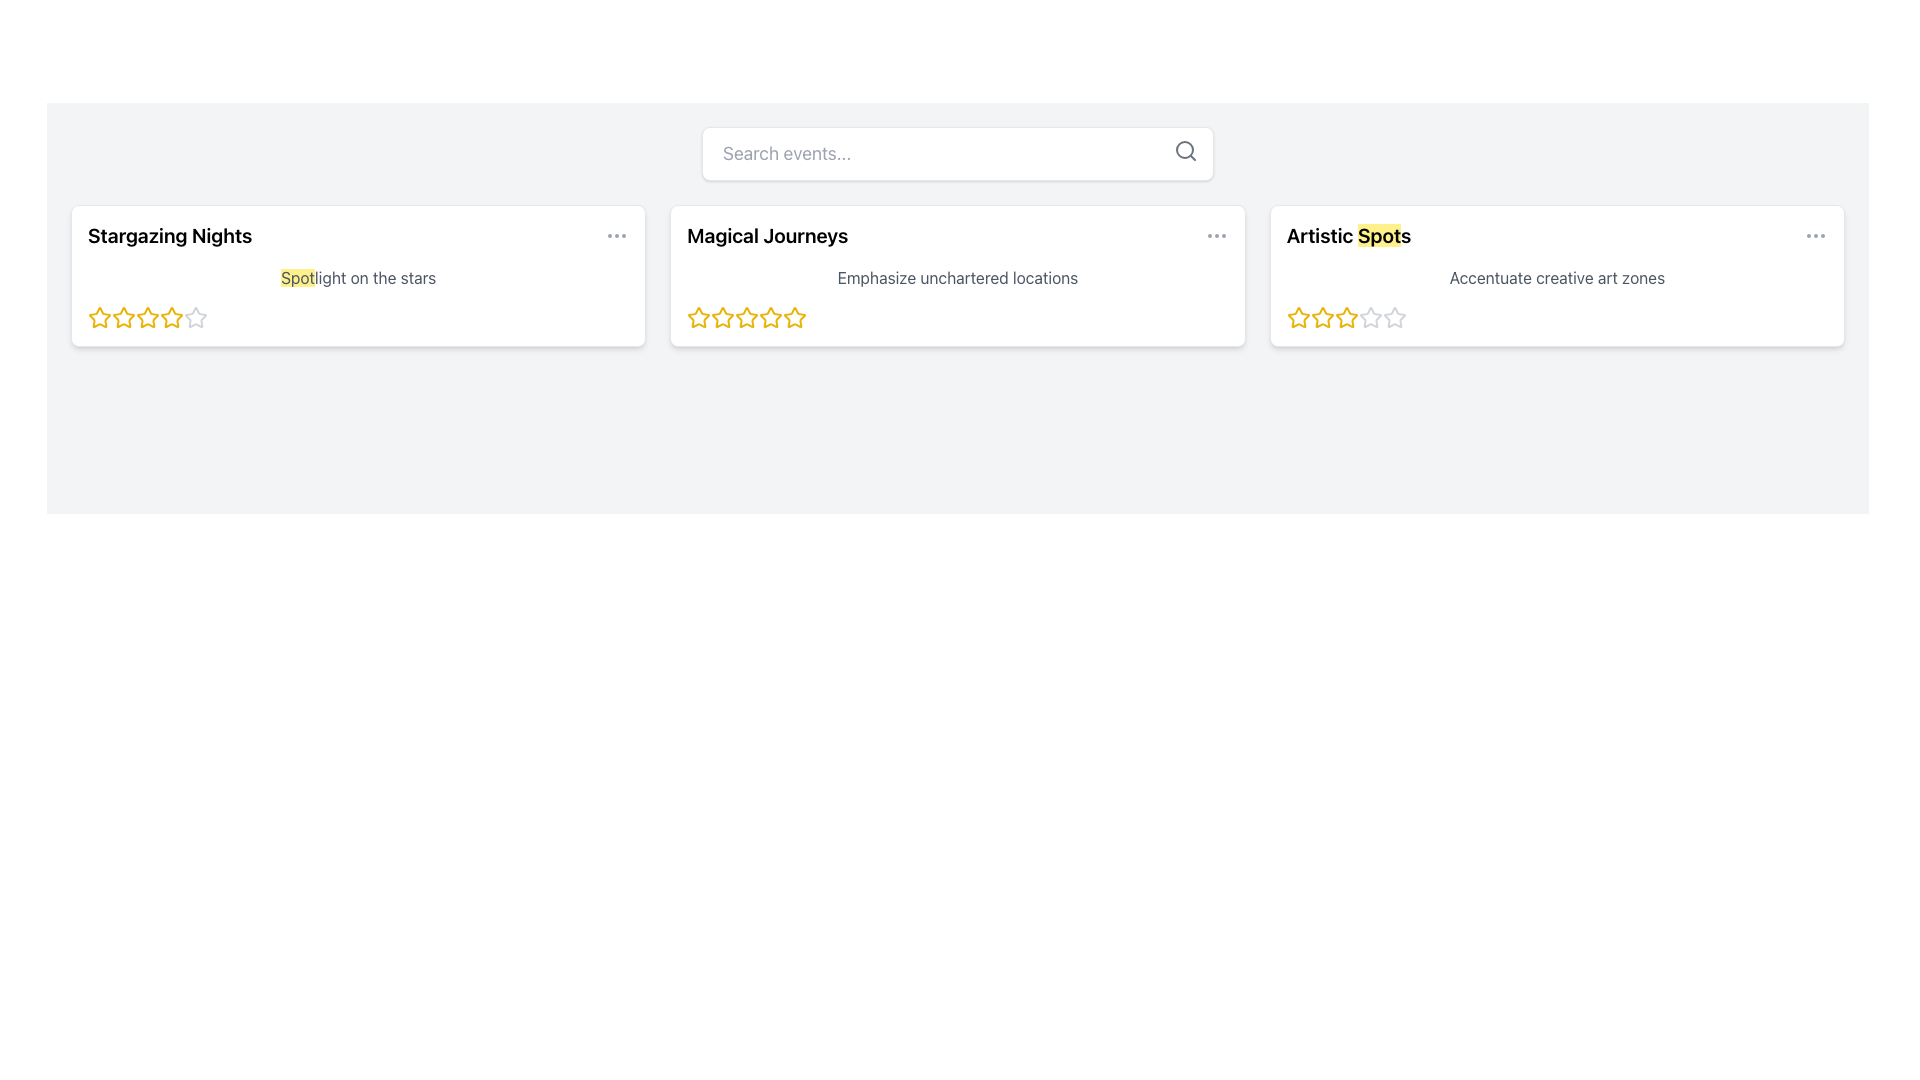  Describe the element at coordinates (1215, 234) in the screenshot. I see `the options icon located at the top right corner of the 'Magical Journeys' card` at that location.